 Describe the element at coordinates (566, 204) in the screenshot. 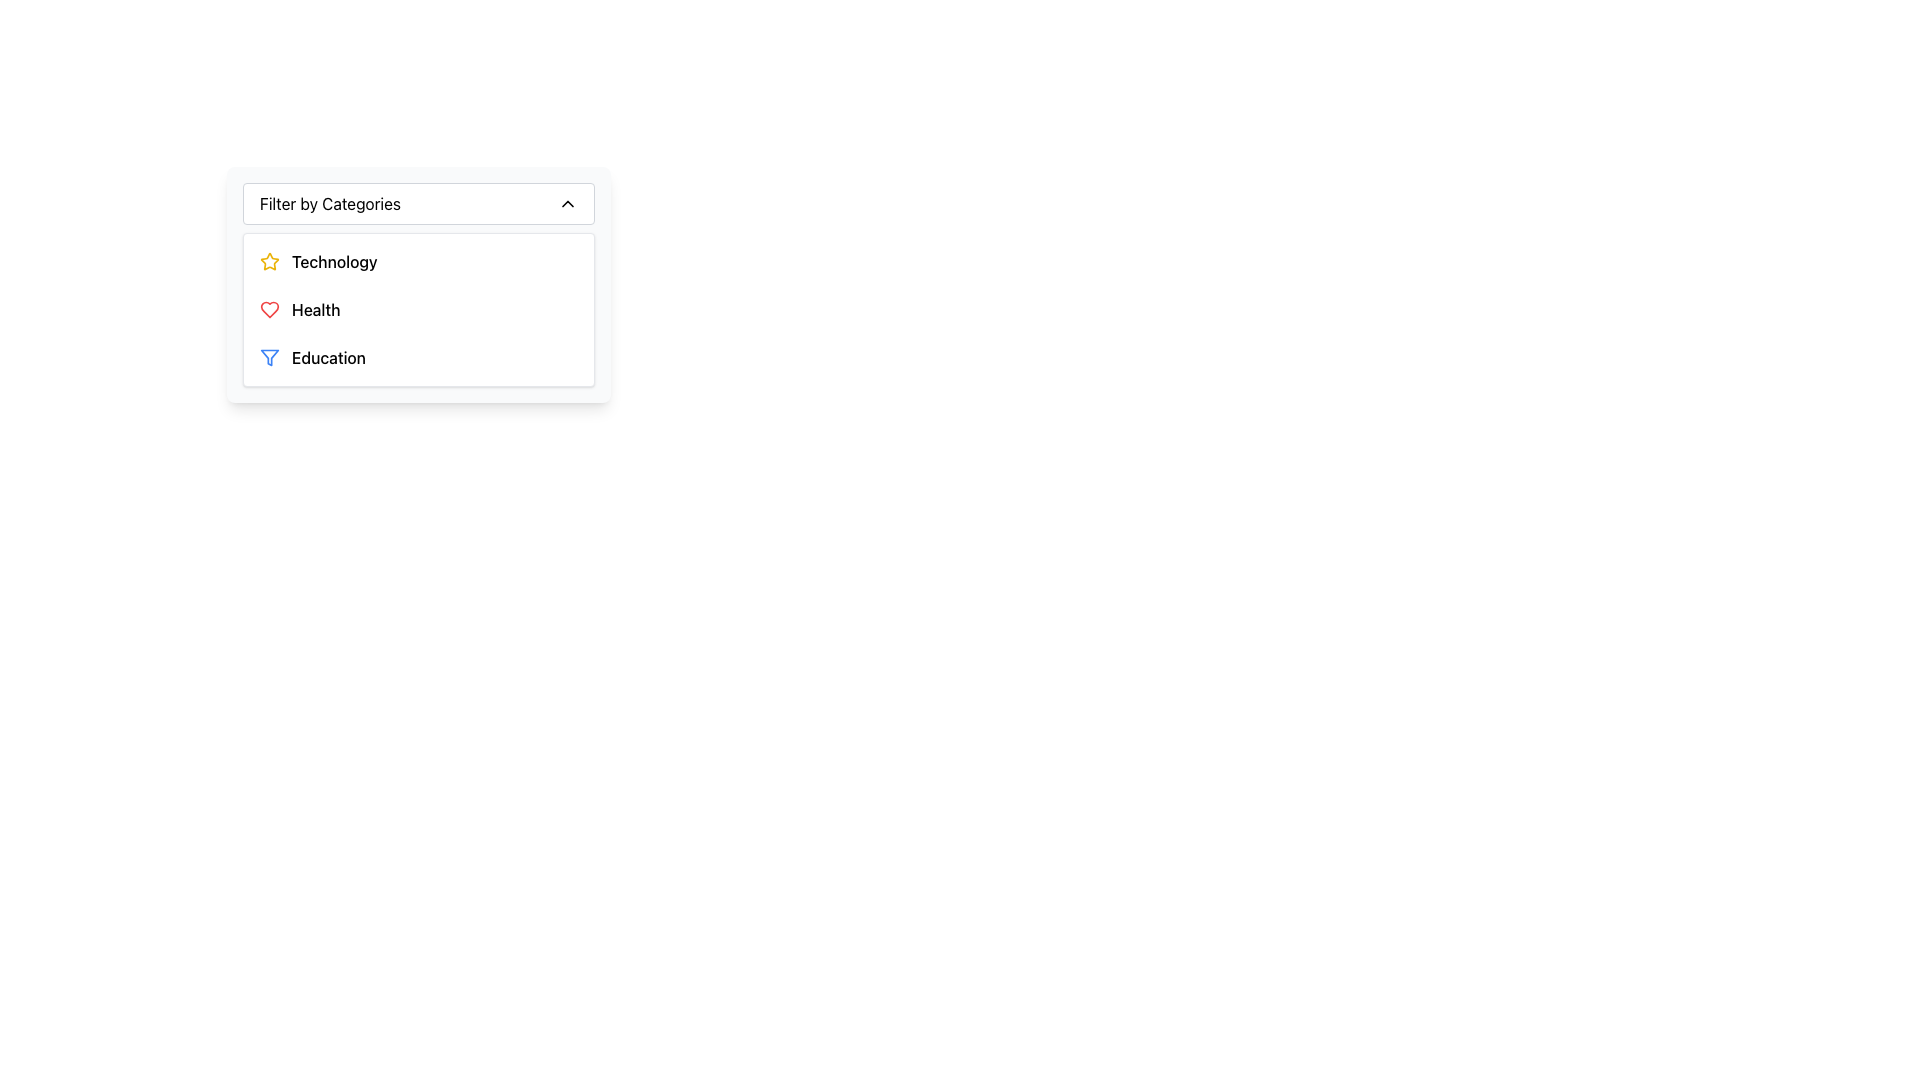

I see `the Chevron Up icon located at the far right side of the 'Filter by Categories' label` at that location.